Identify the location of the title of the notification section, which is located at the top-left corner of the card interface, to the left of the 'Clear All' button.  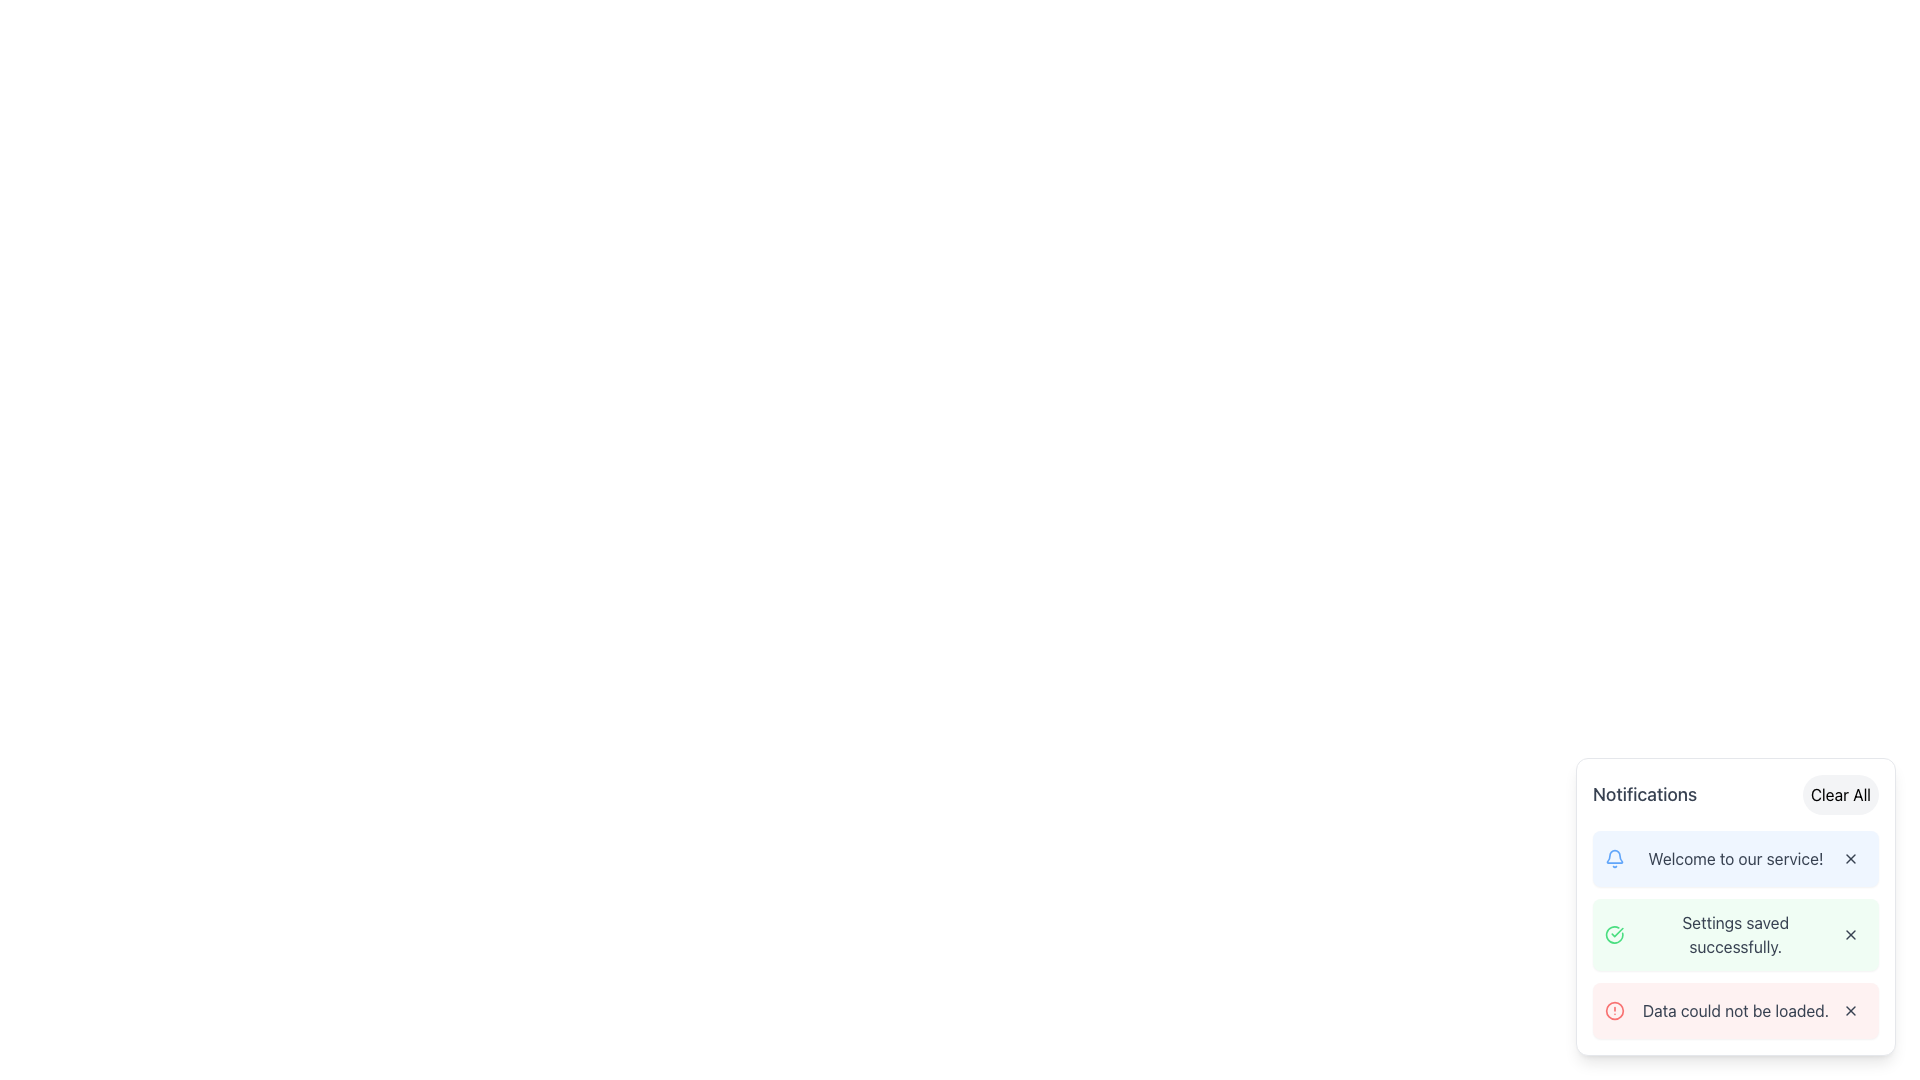
(1645, 793).